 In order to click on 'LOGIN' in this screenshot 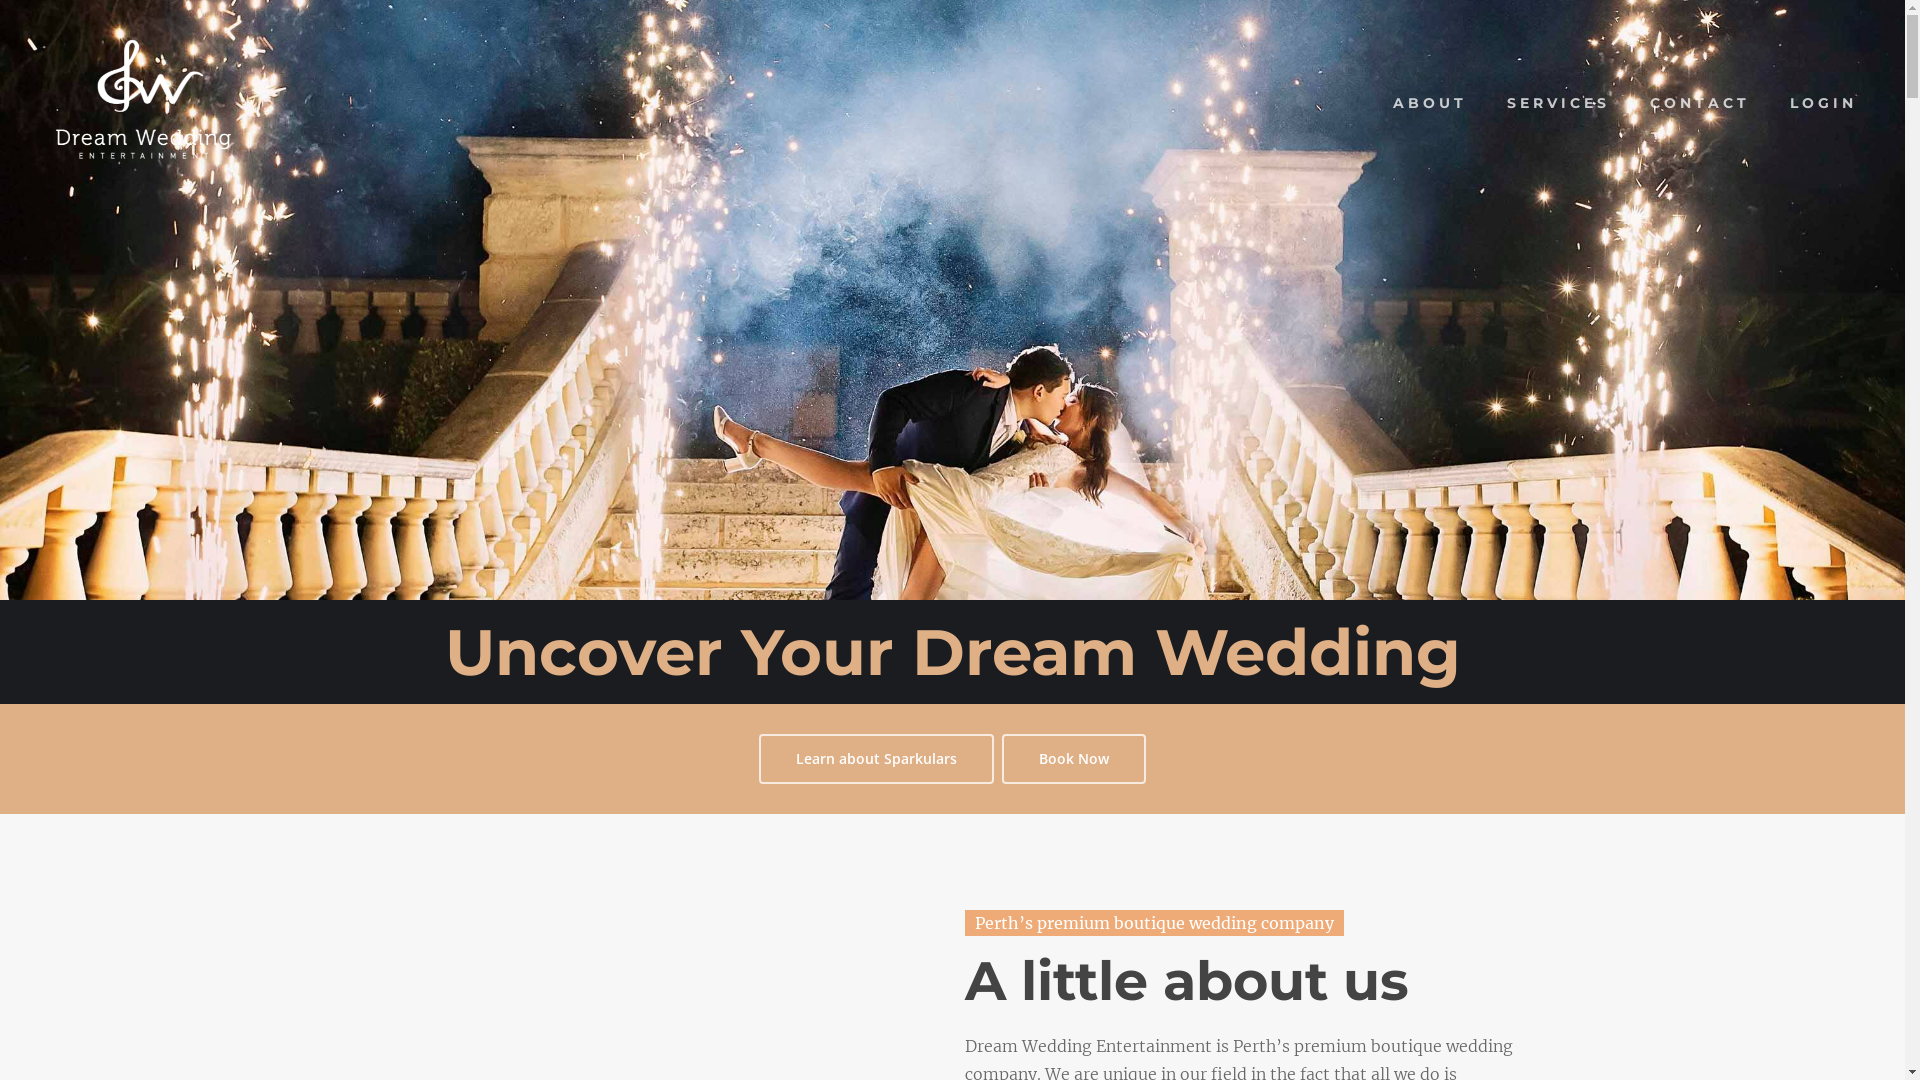, I will do `click(1823, 103)`.